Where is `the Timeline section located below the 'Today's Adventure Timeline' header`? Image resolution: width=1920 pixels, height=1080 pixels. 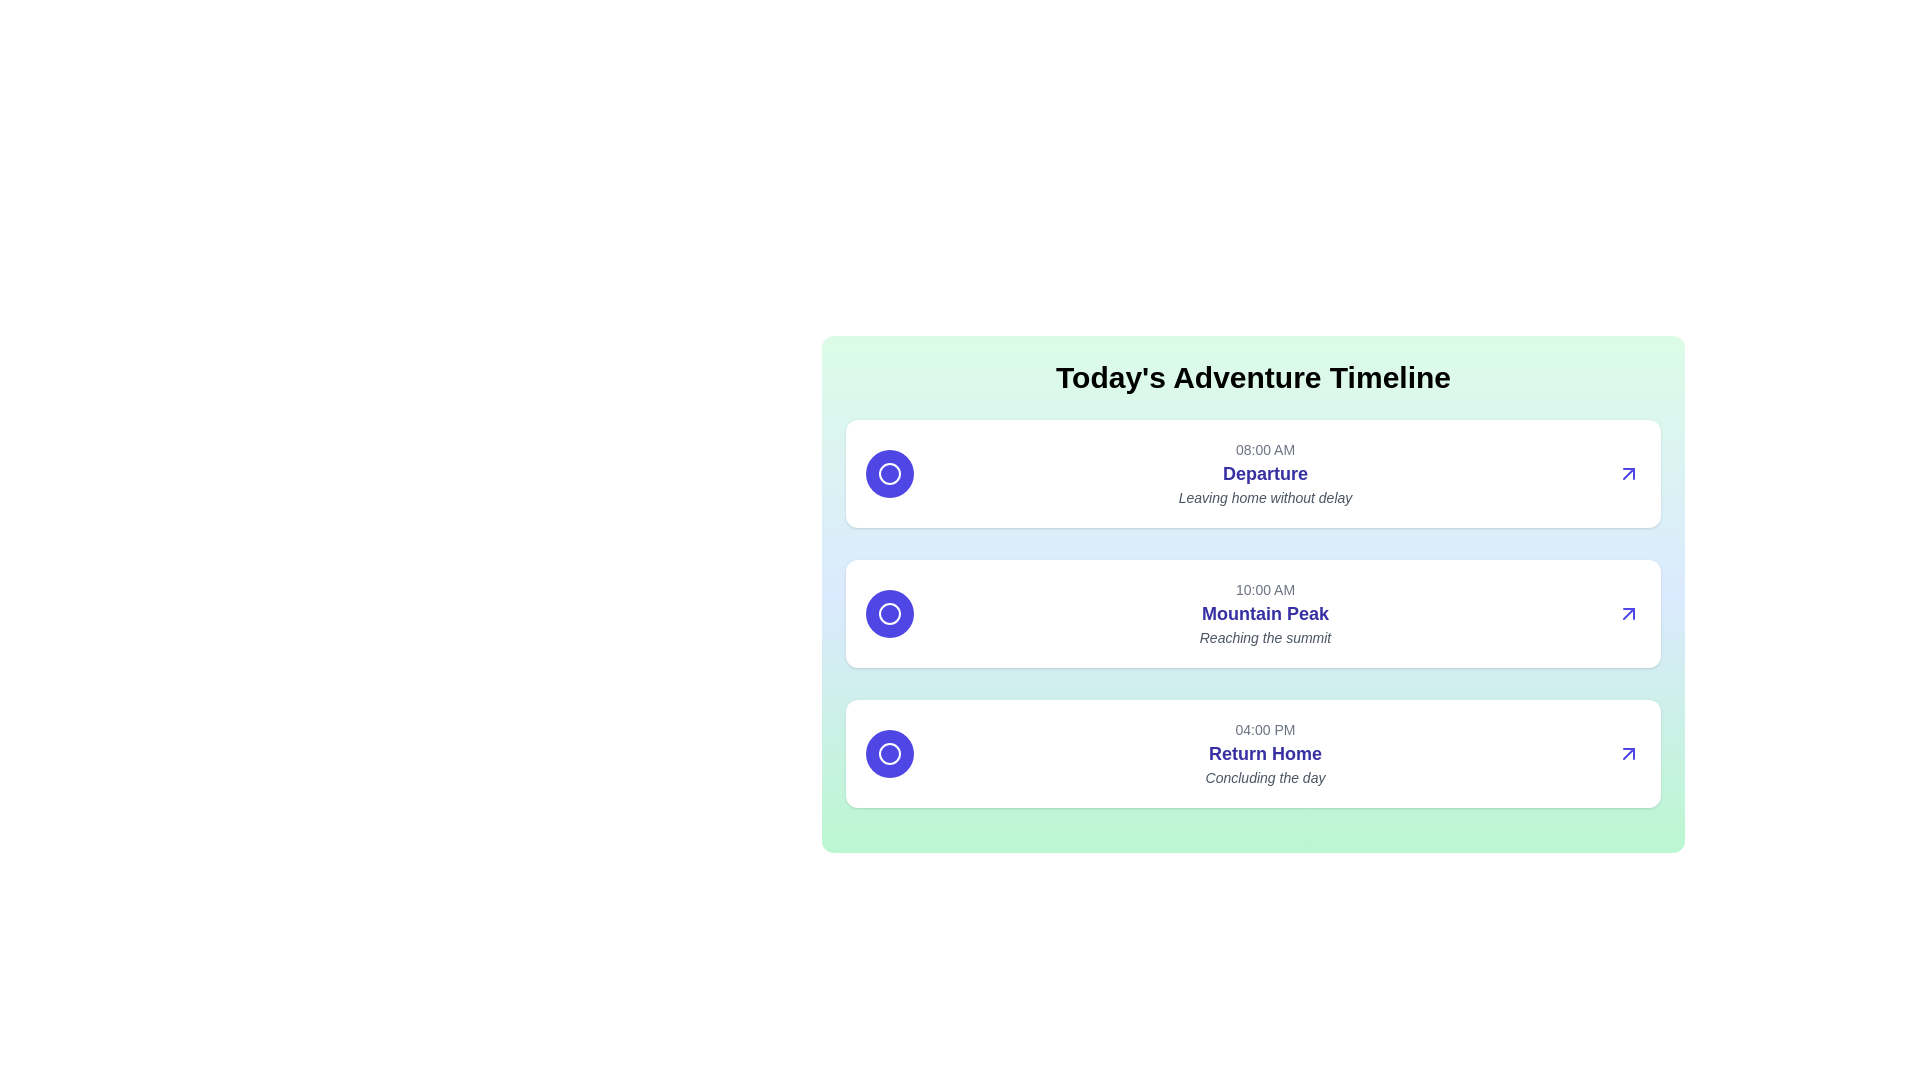 the Timeline section located below the 'Today's Adventure Timeline' header is located at coordinates (1252, 612).